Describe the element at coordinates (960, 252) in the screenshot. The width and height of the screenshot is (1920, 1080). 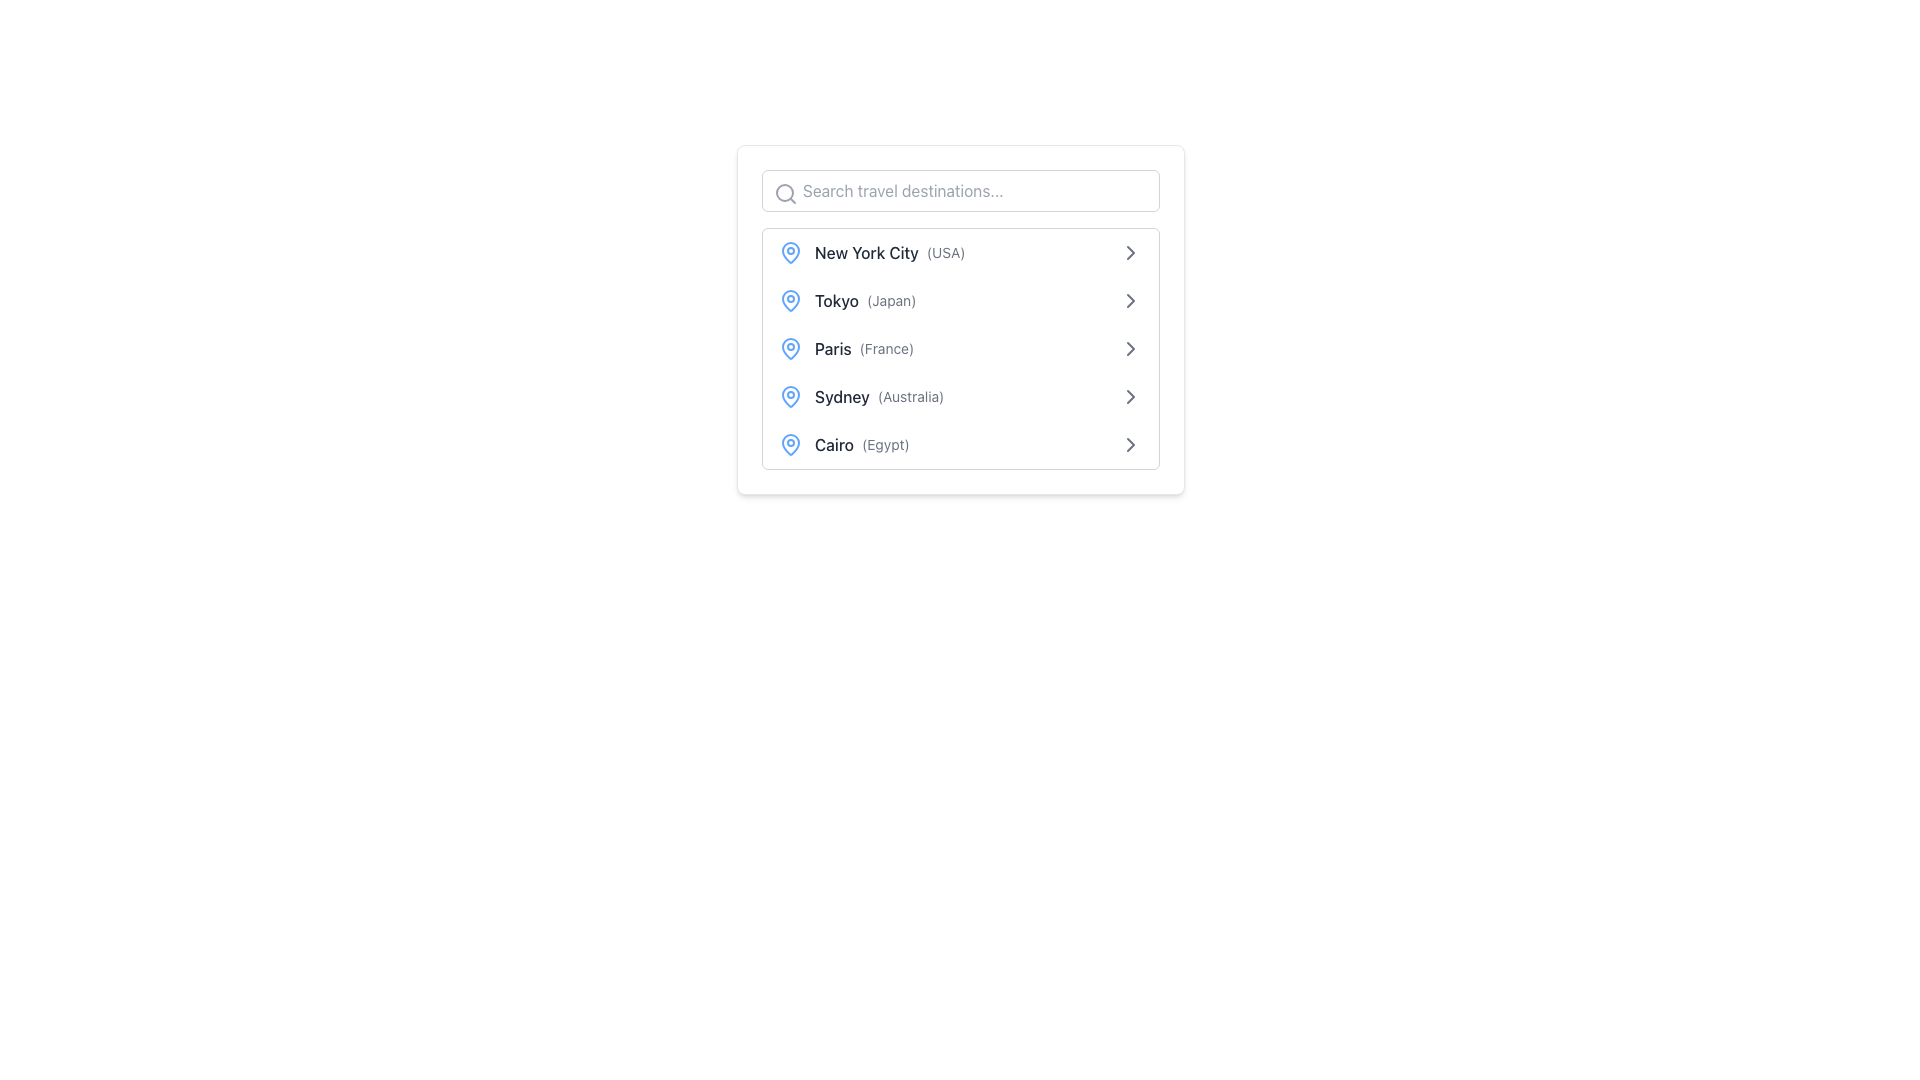
I see `the first list item representing New York City in the travel destination selection list` at that location.